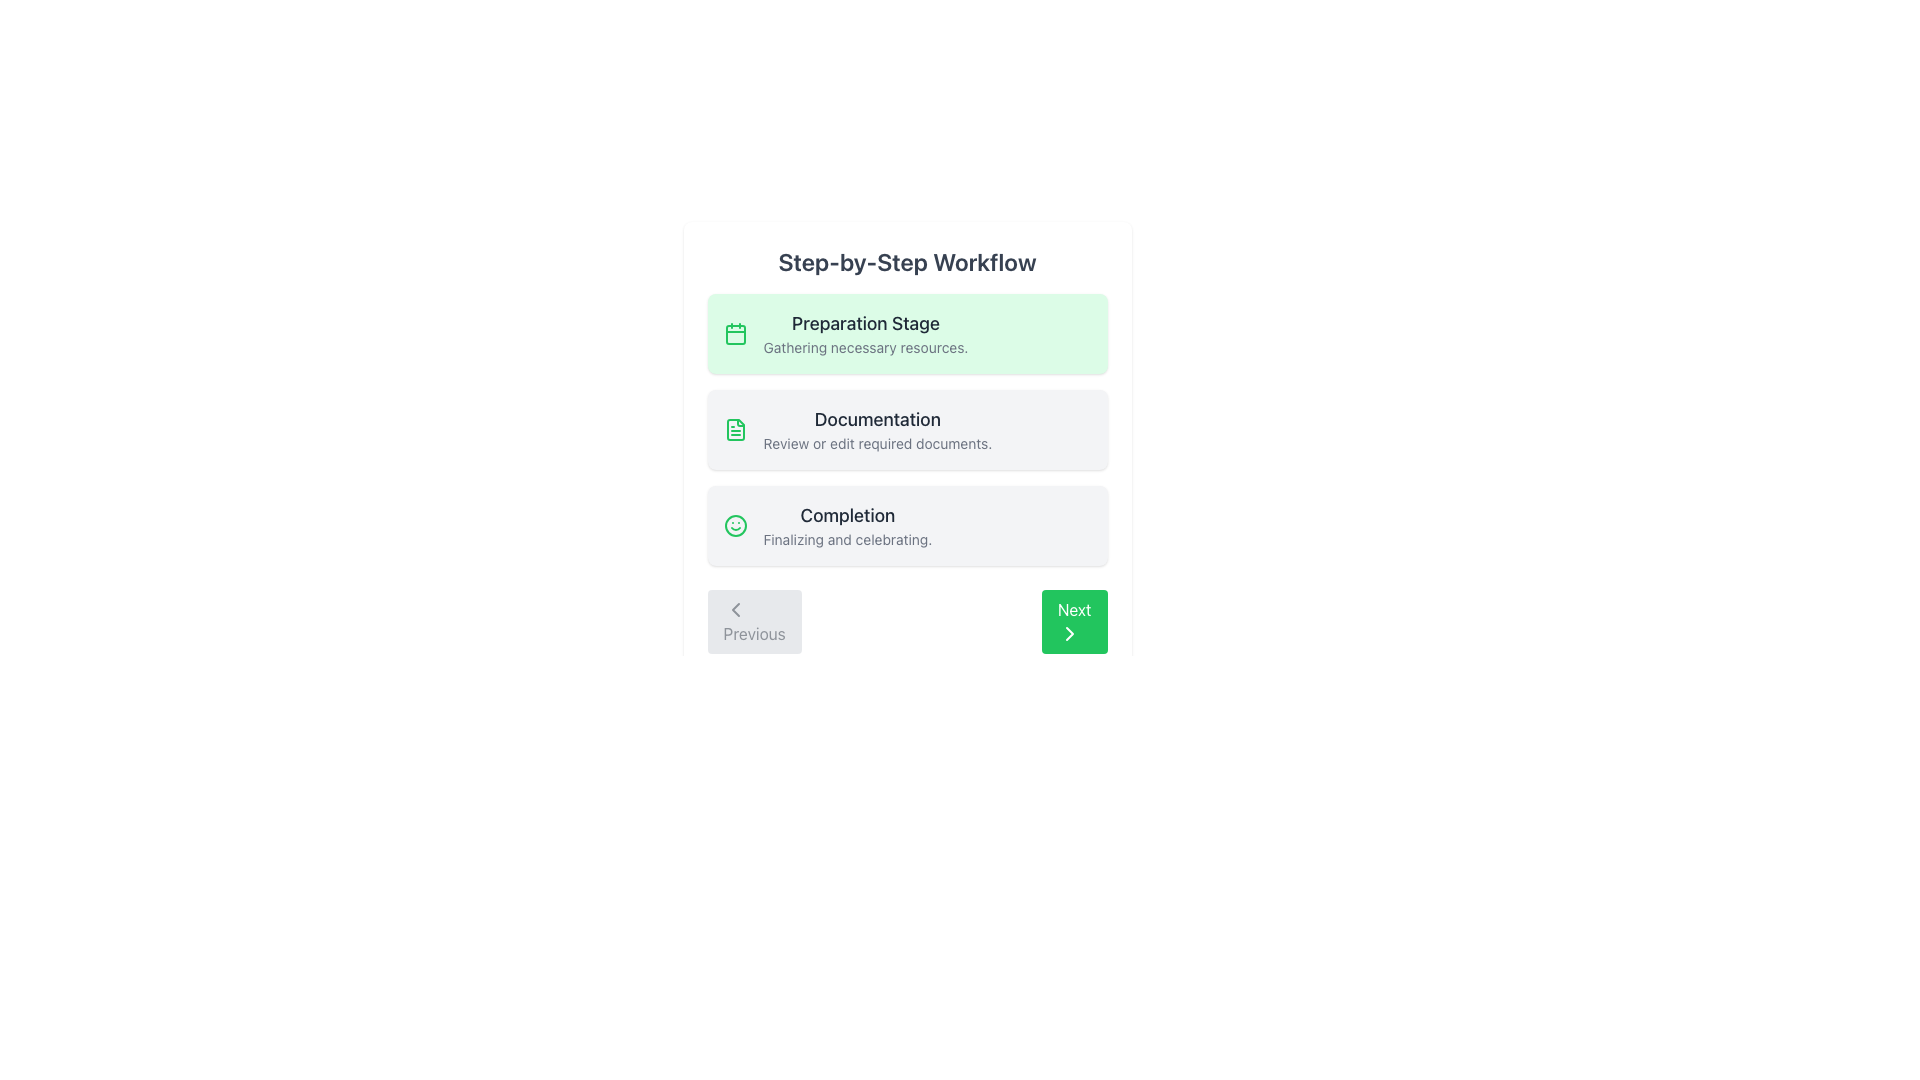 The width and height of the screenshot is (1920, 1080). I want to click on the 'Preparation Stage' text label, which is prominently displayed in a bold, dark gray font against a green background, positioned above the lighter gray text 'Gathering necessary resources.', so click(865, 323).